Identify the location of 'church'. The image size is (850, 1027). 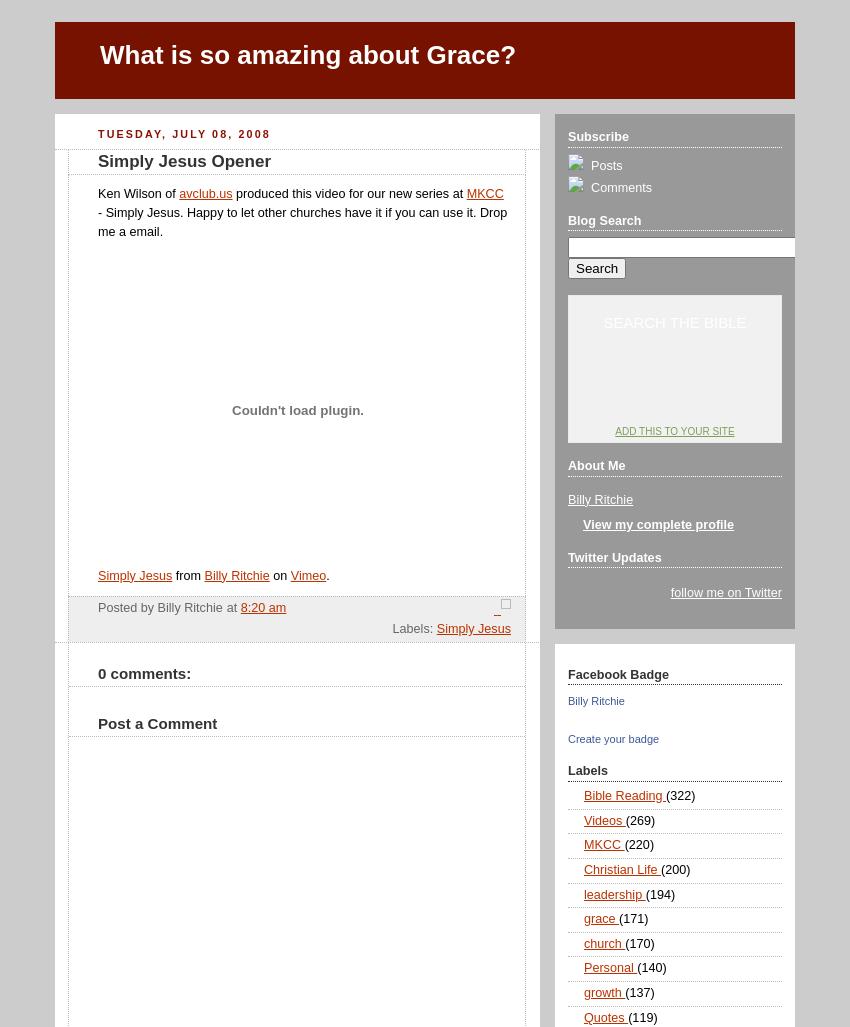
(603, 942).